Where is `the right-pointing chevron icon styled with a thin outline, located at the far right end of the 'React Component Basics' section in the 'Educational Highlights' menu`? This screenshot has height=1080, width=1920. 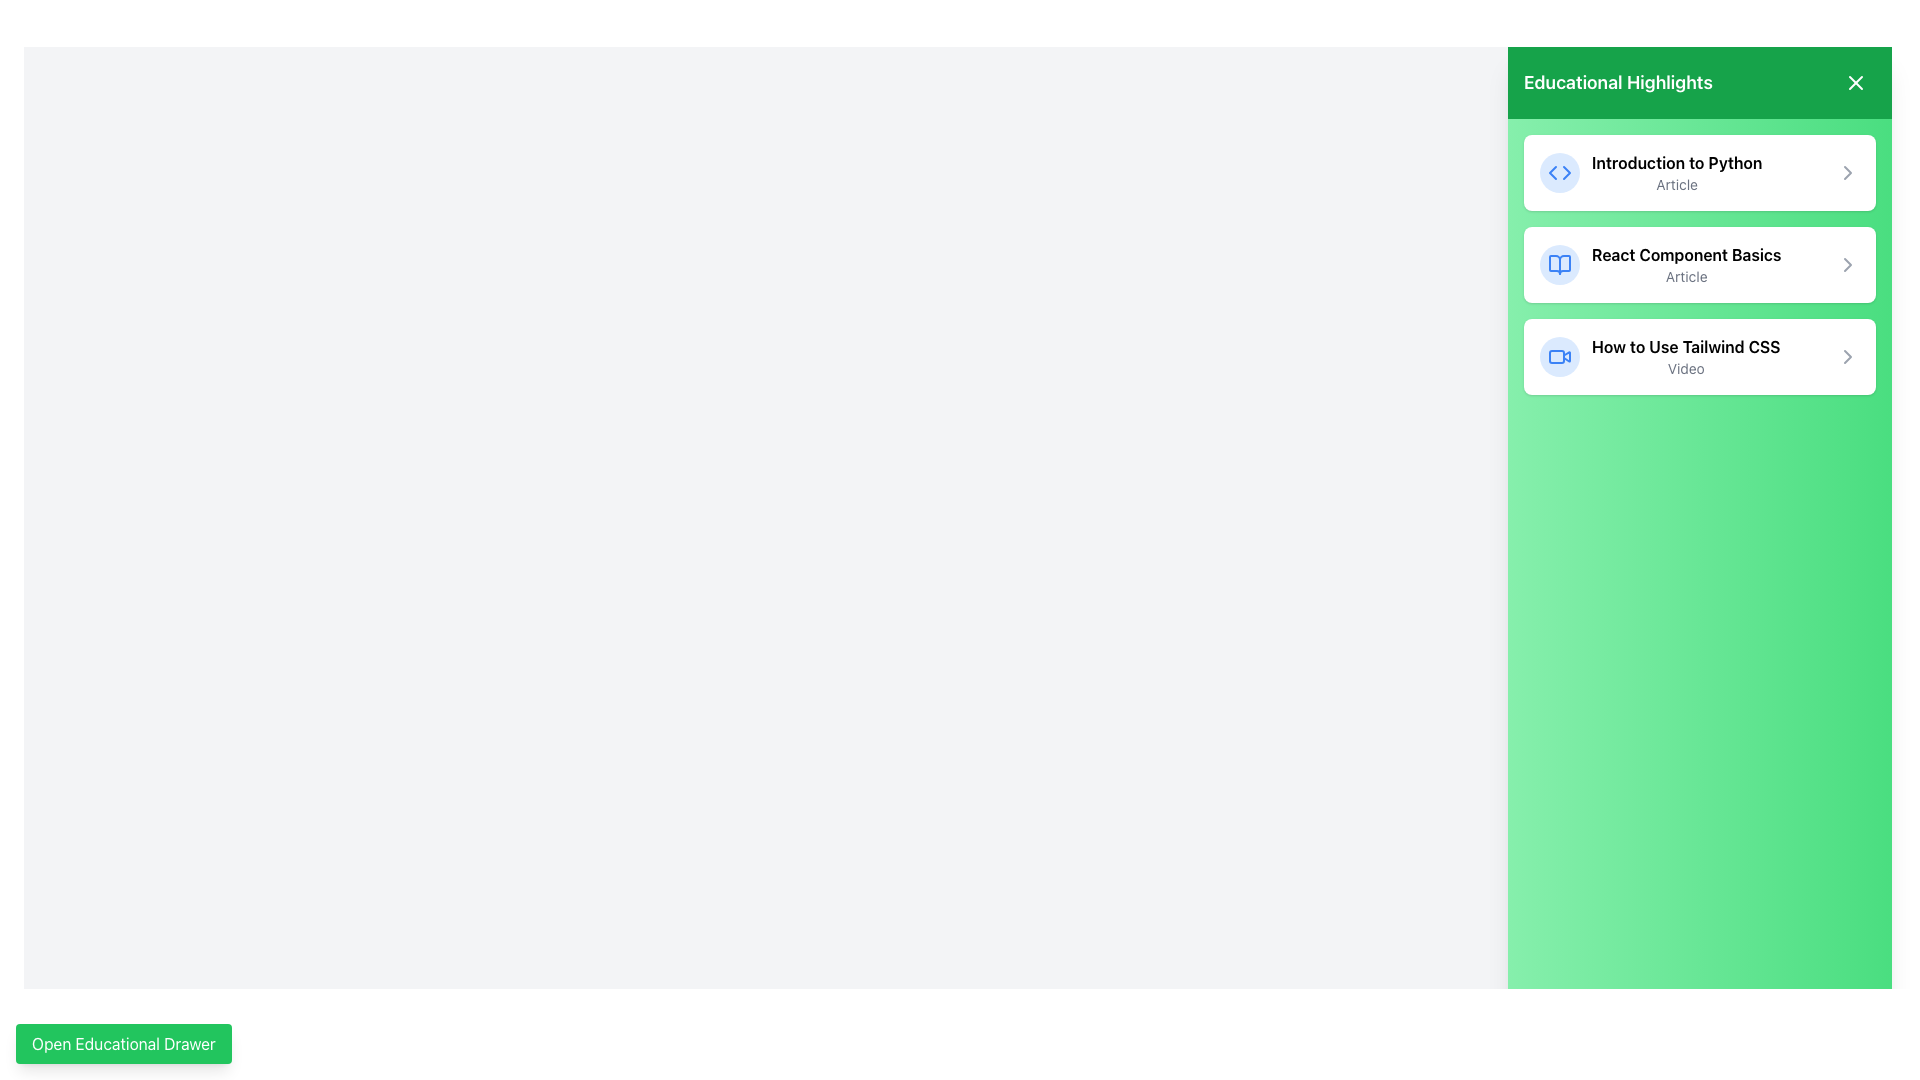
the right-pointing chevron icon styled with a thin outline, located at the far right end of the 'React Component Basics' section in the 'Educational Highlights' menu is located at coordinates (1847, 264).